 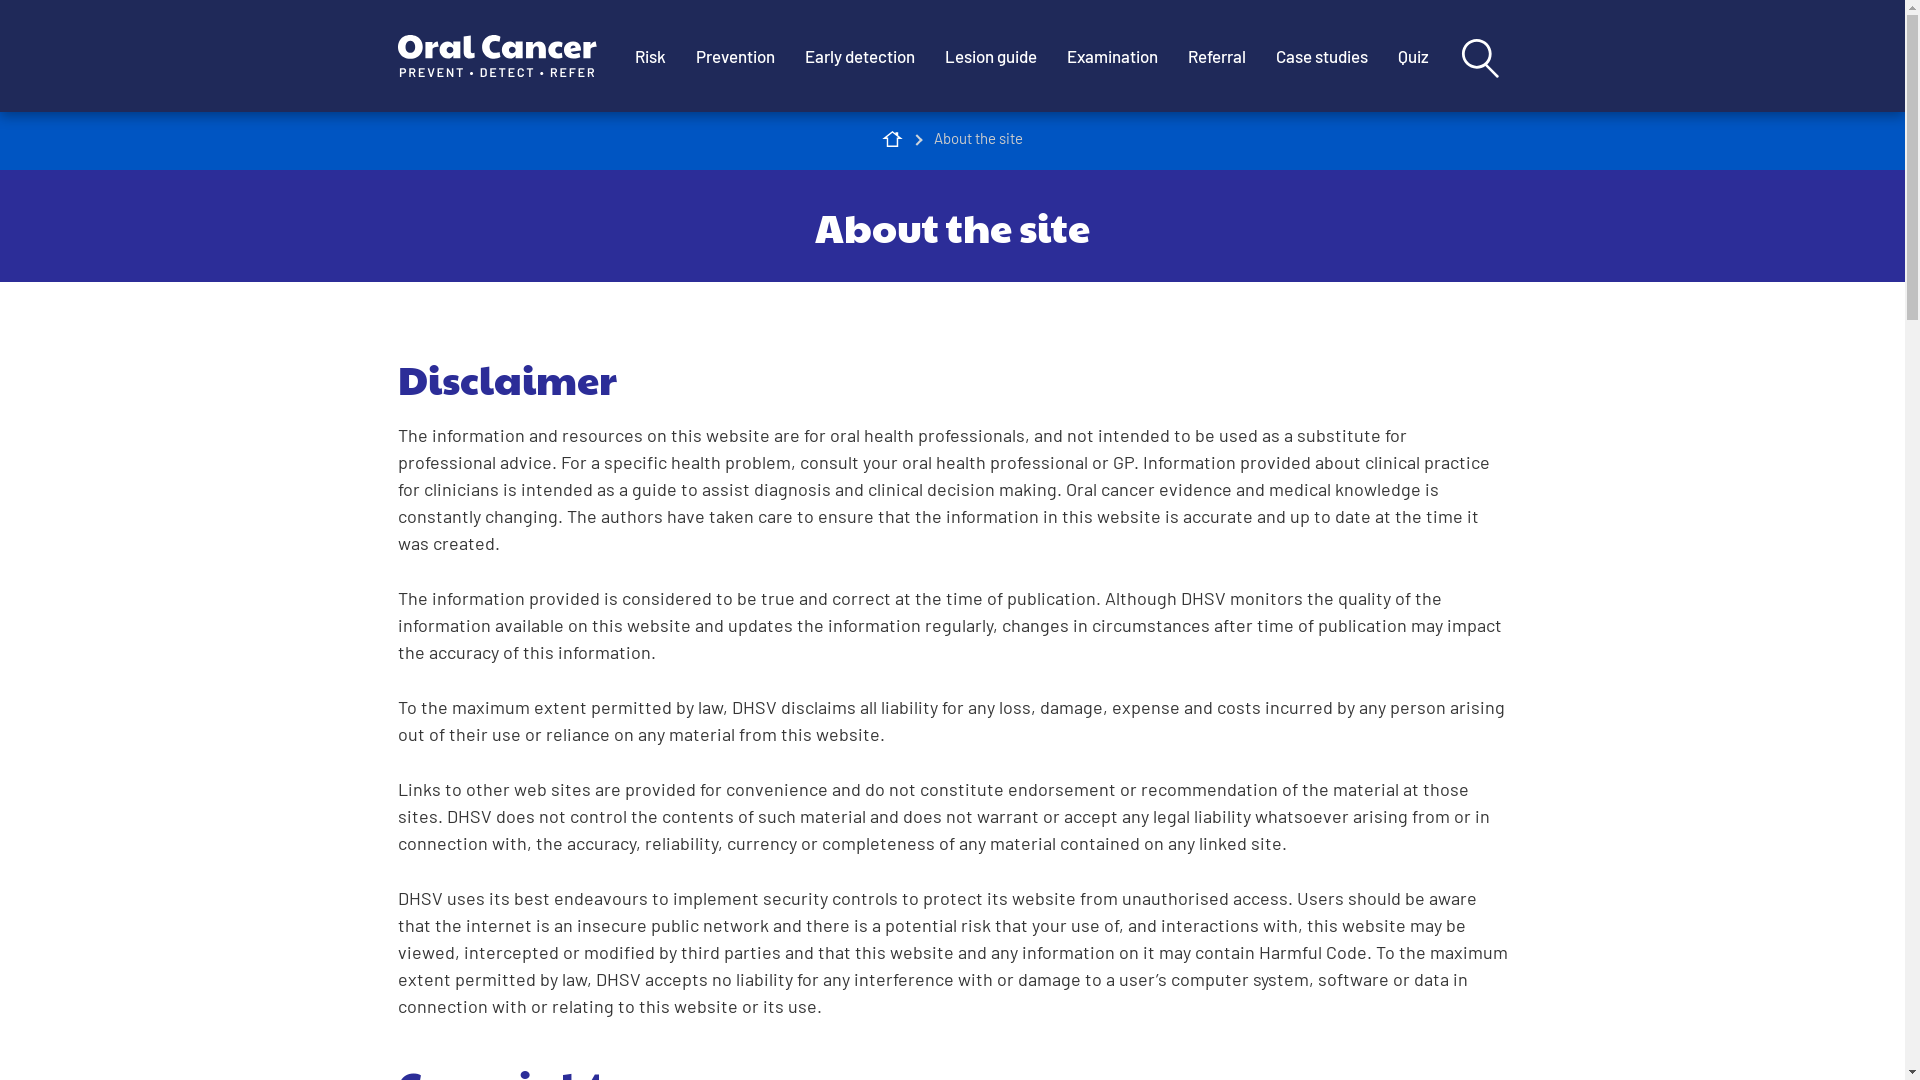 What do you see at coordinates (1171, 55) in the screenshot?
I see `'Referral'` at bounding box center [1171, 55].